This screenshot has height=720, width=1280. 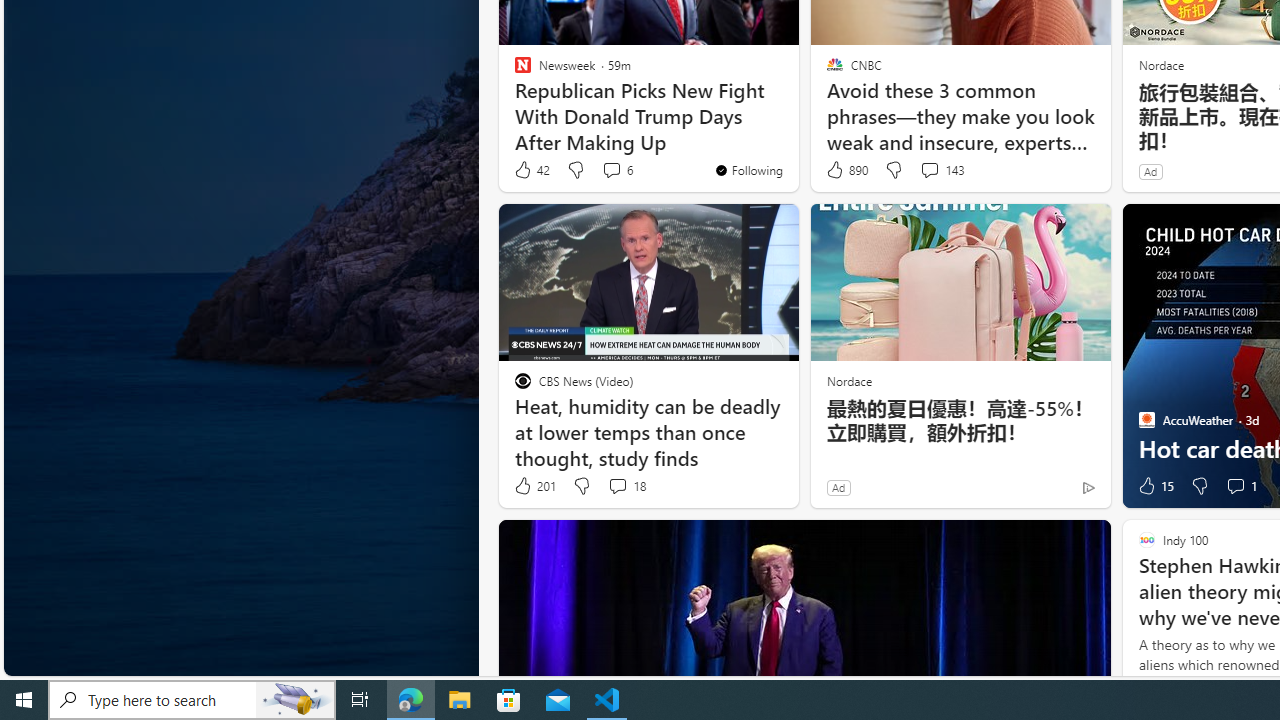 What do you see at coordinates (1239, 486) in the screenshot?
I see `'View comments 1 Comment'` at bounding box center [1239, 486].